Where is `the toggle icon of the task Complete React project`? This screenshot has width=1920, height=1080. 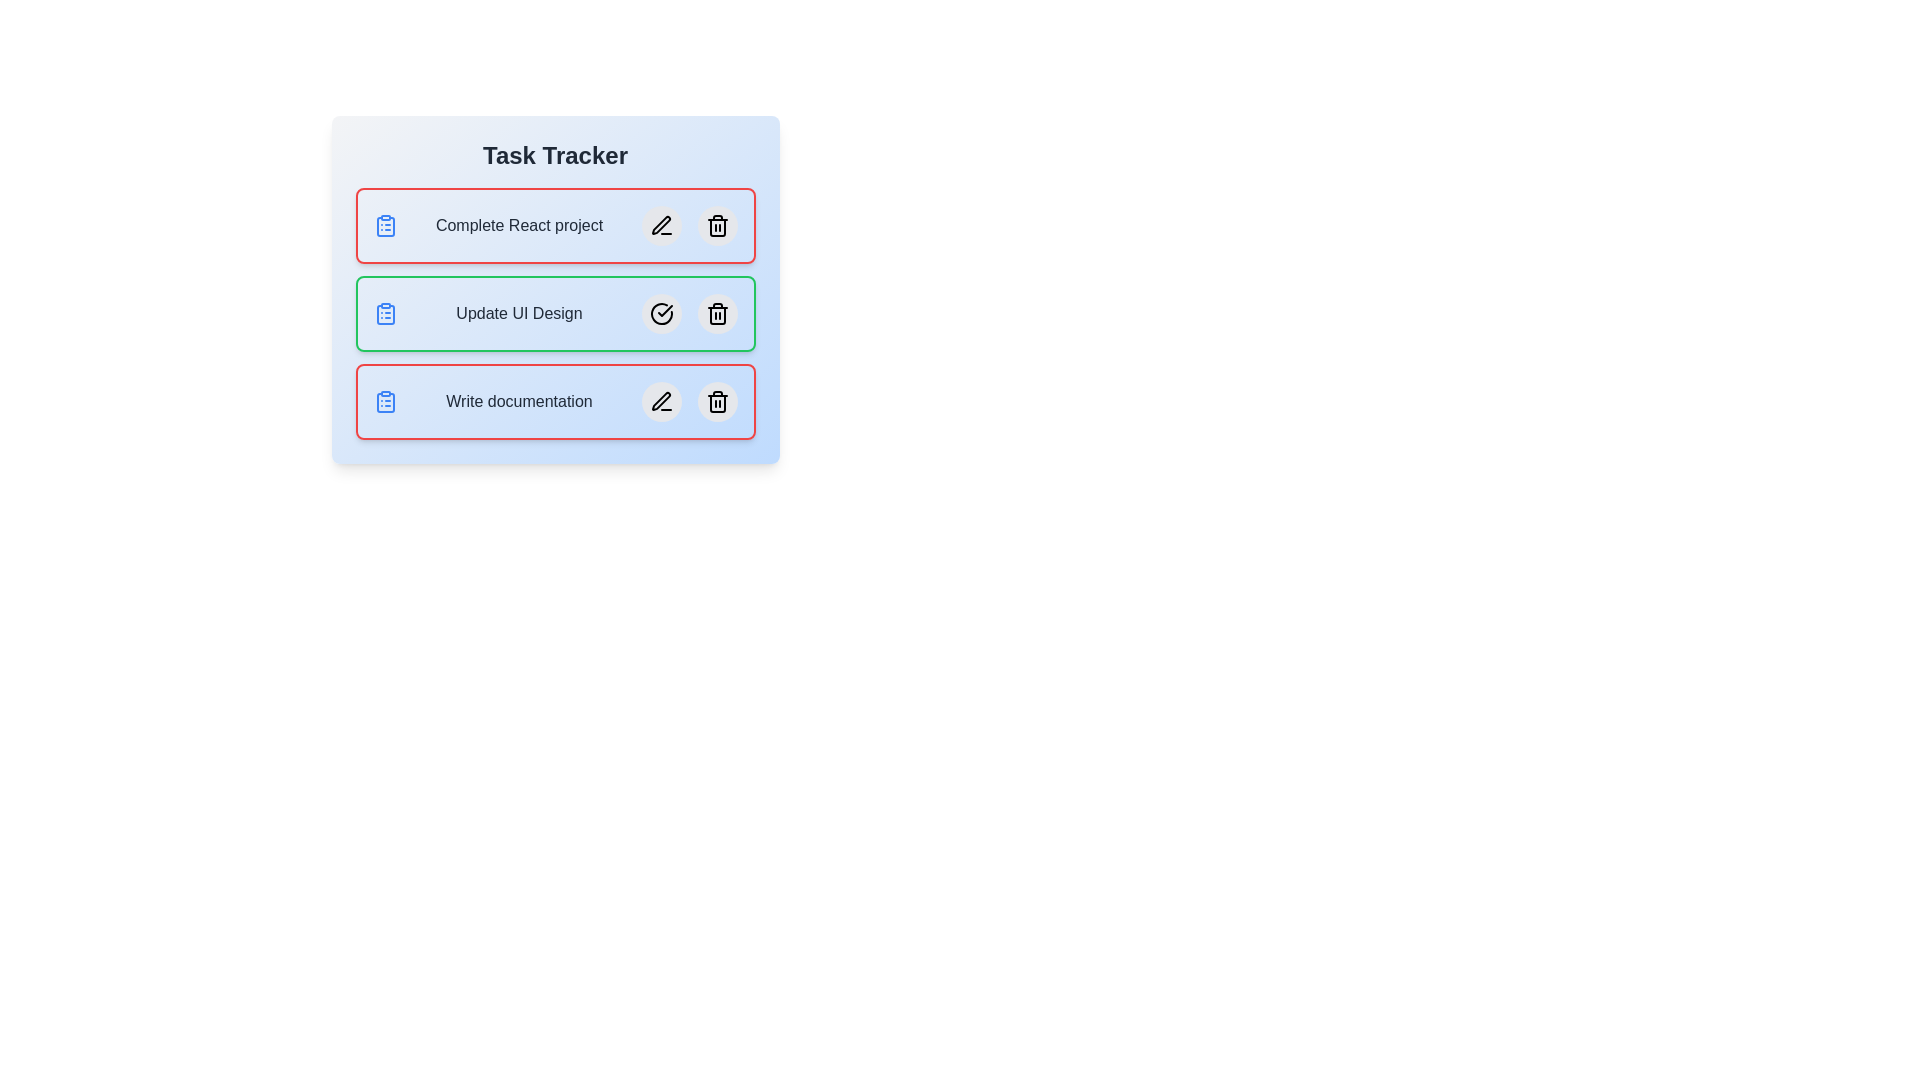 the toggle icon of the task Complete React project is located at coordinates (385, 225).